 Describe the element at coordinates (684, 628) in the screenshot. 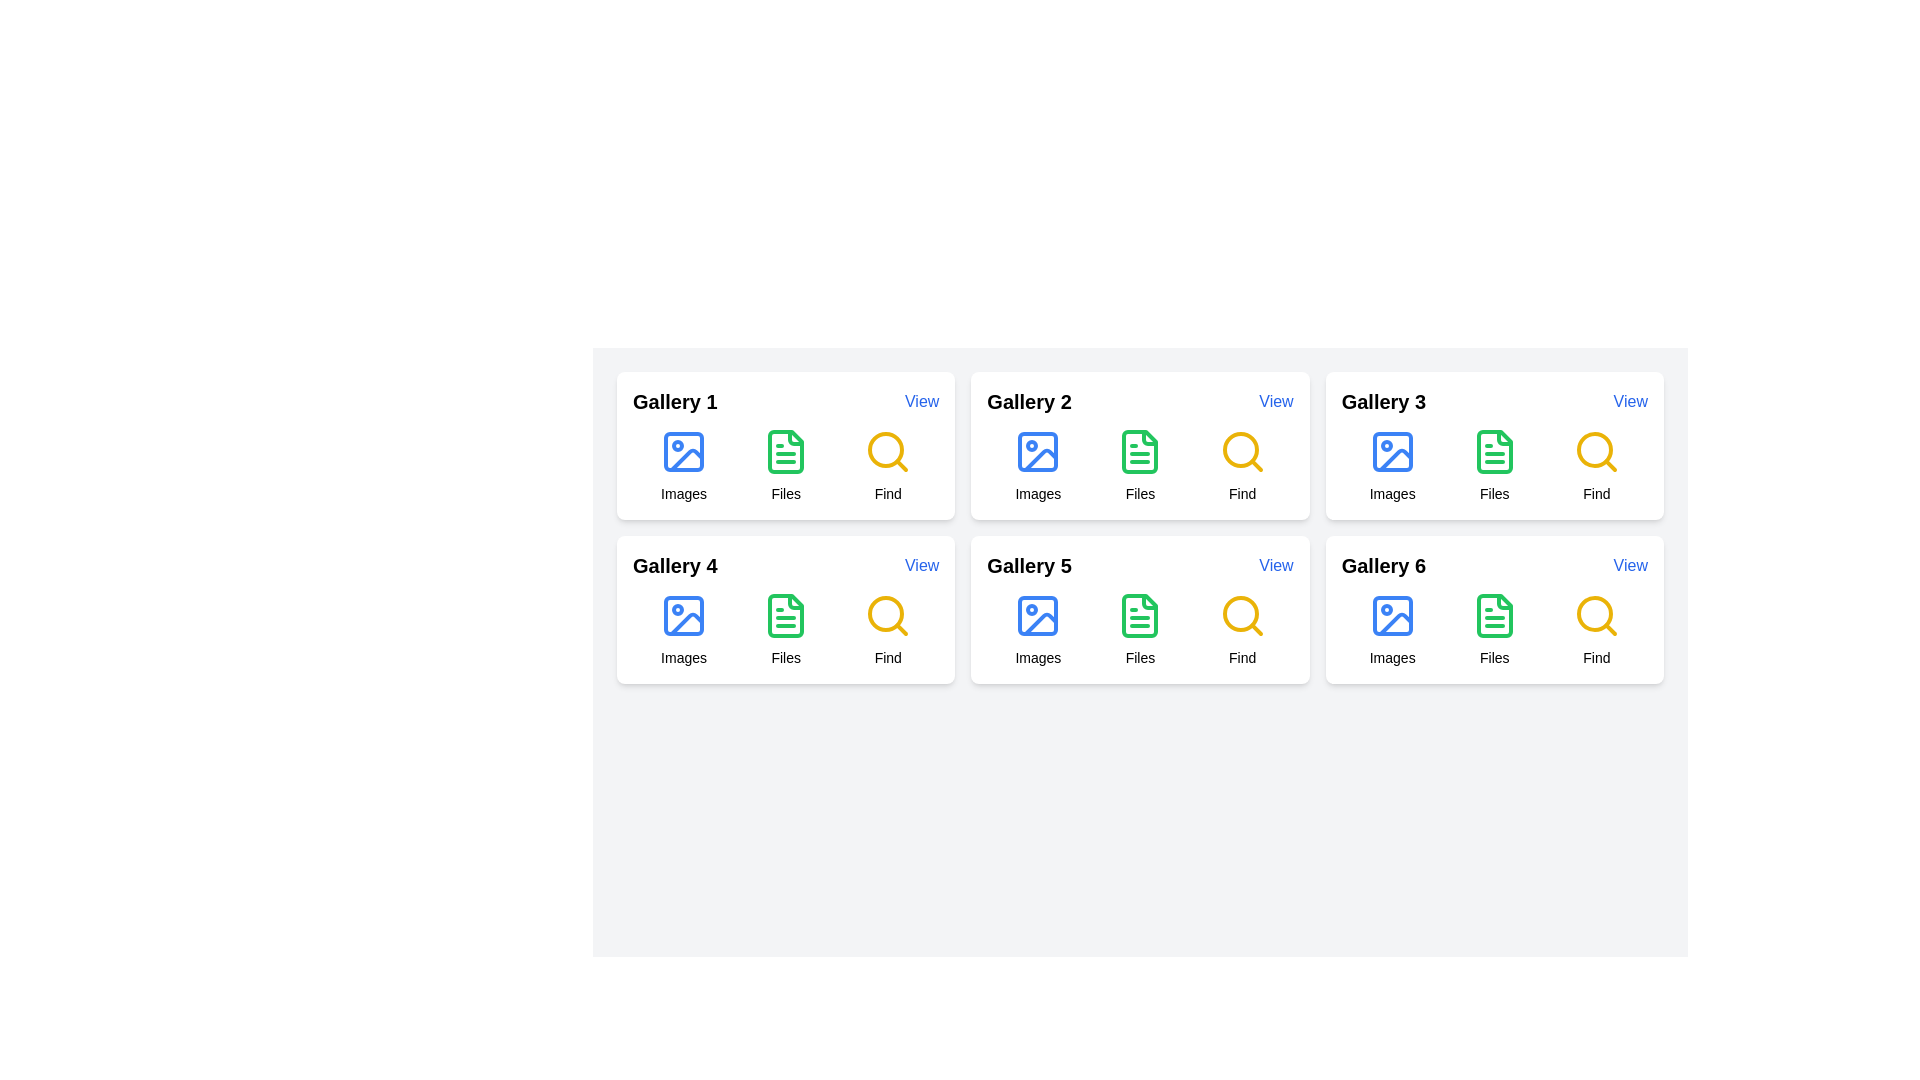

I see `the blue icon resembling a picture frame with a circular detail and a wavy line inside, labeled 'Images'` at that location.